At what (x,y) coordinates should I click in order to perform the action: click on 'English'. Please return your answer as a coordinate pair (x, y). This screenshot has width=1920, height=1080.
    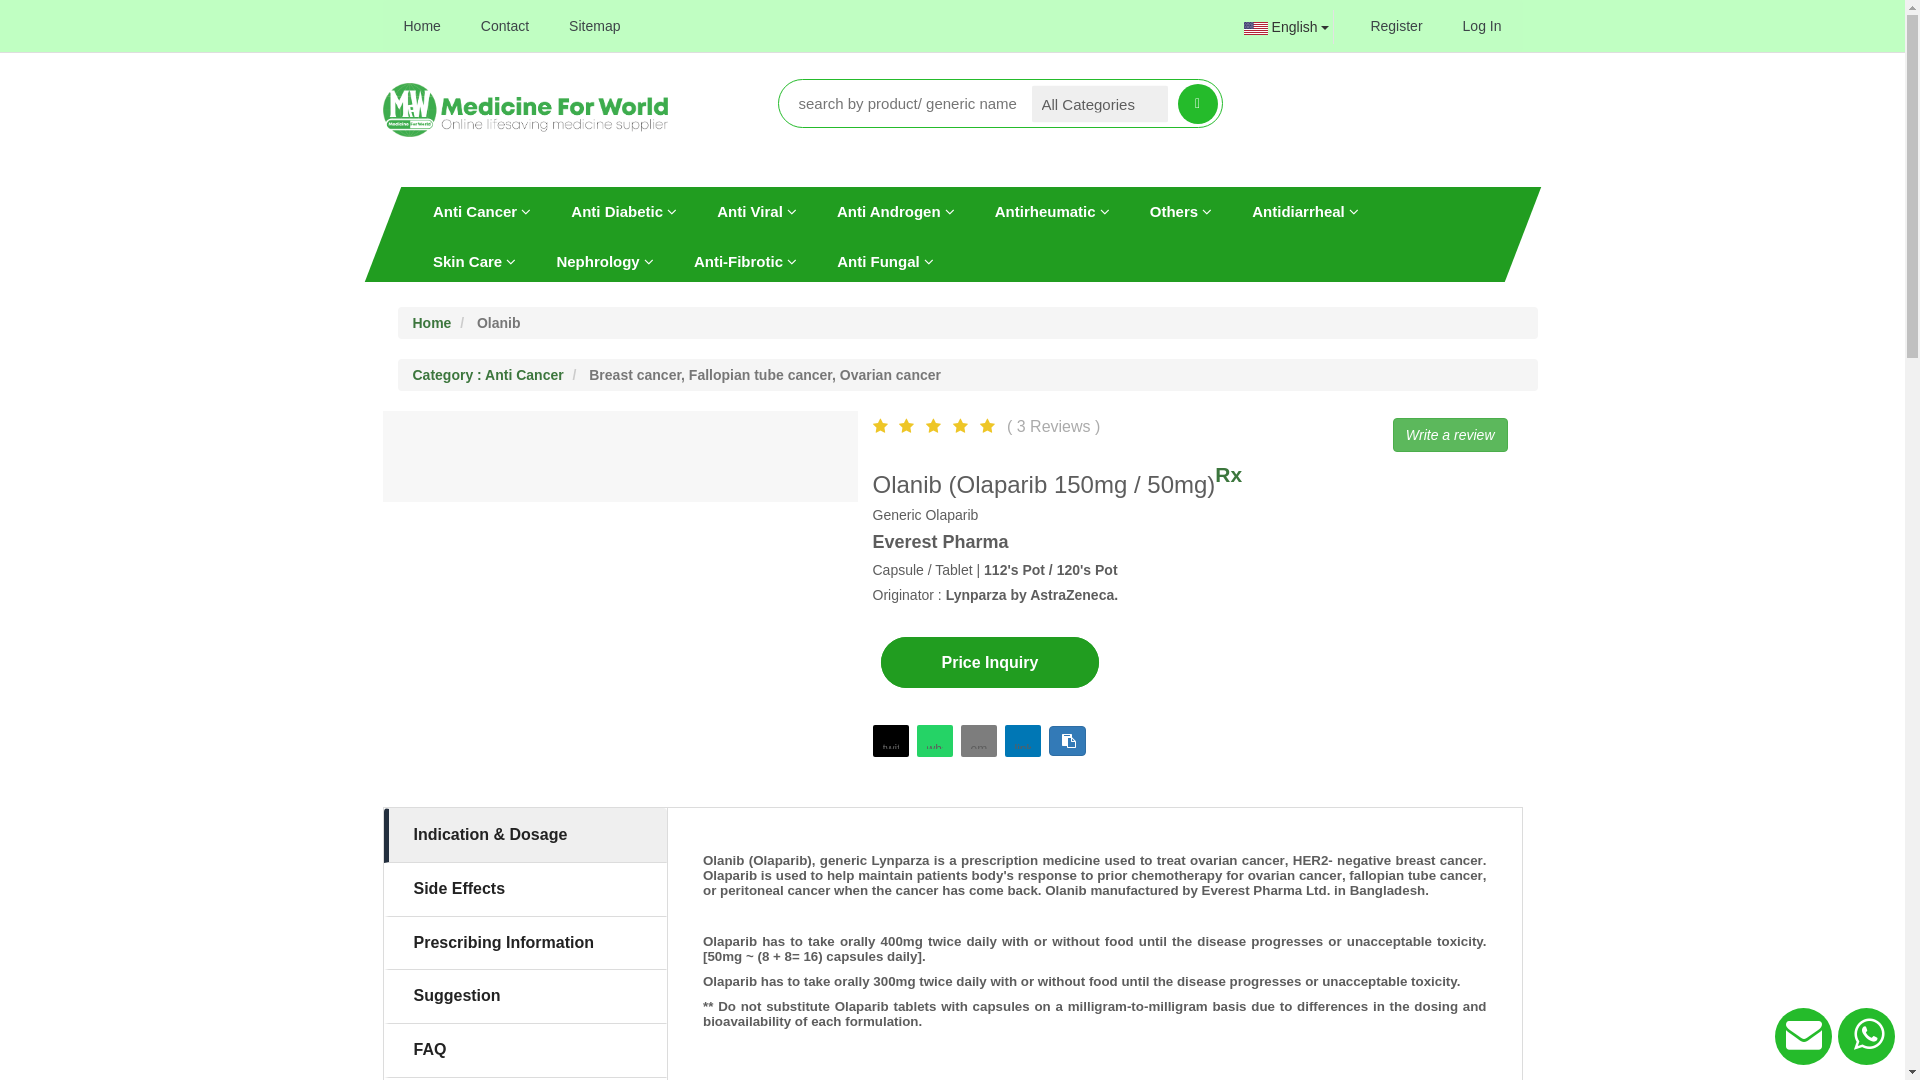
    Looking at the image, I should click on (1229, 27).